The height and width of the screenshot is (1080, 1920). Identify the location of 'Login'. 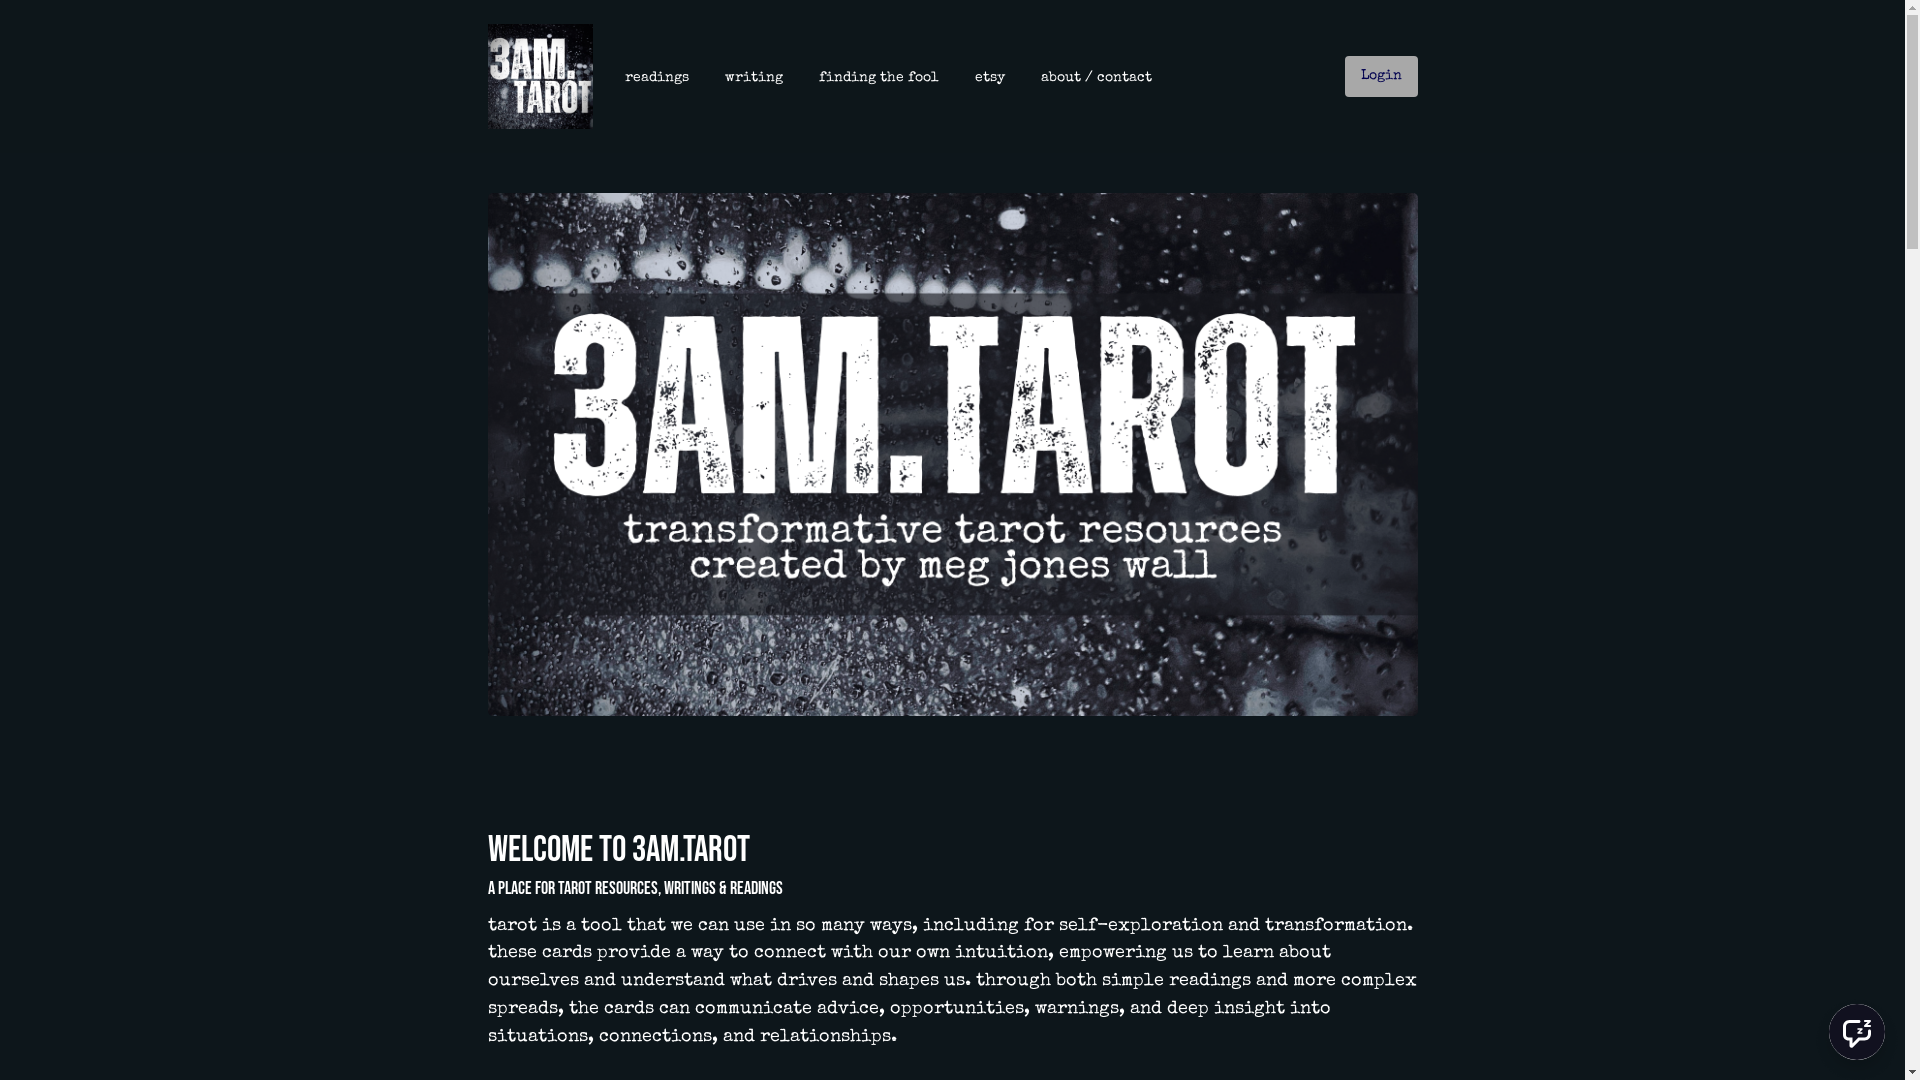
(1379, 75).